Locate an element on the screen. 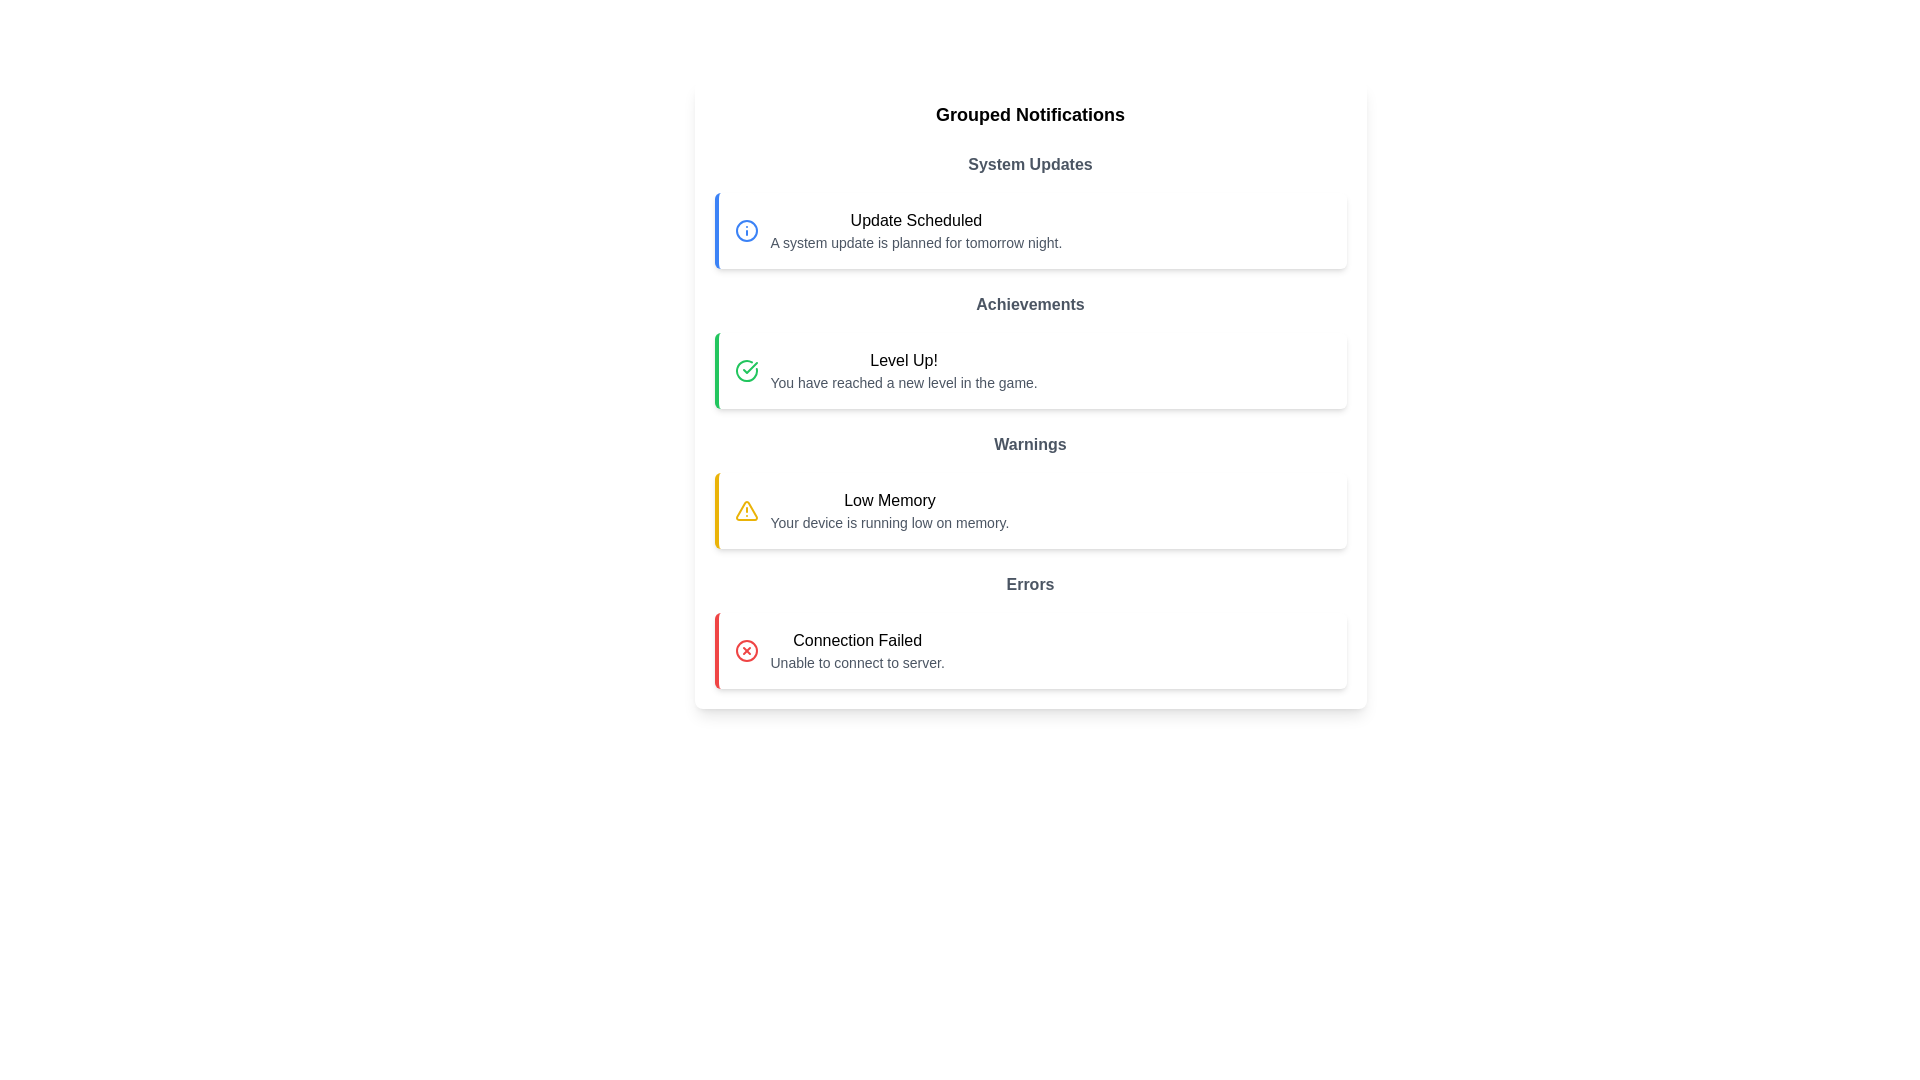 This screenshot has height=1080, width=1920. the Notification card displaying 'Level Up!' and 'You have reached a new level in the game.' is located at coordinates (1030, 370).